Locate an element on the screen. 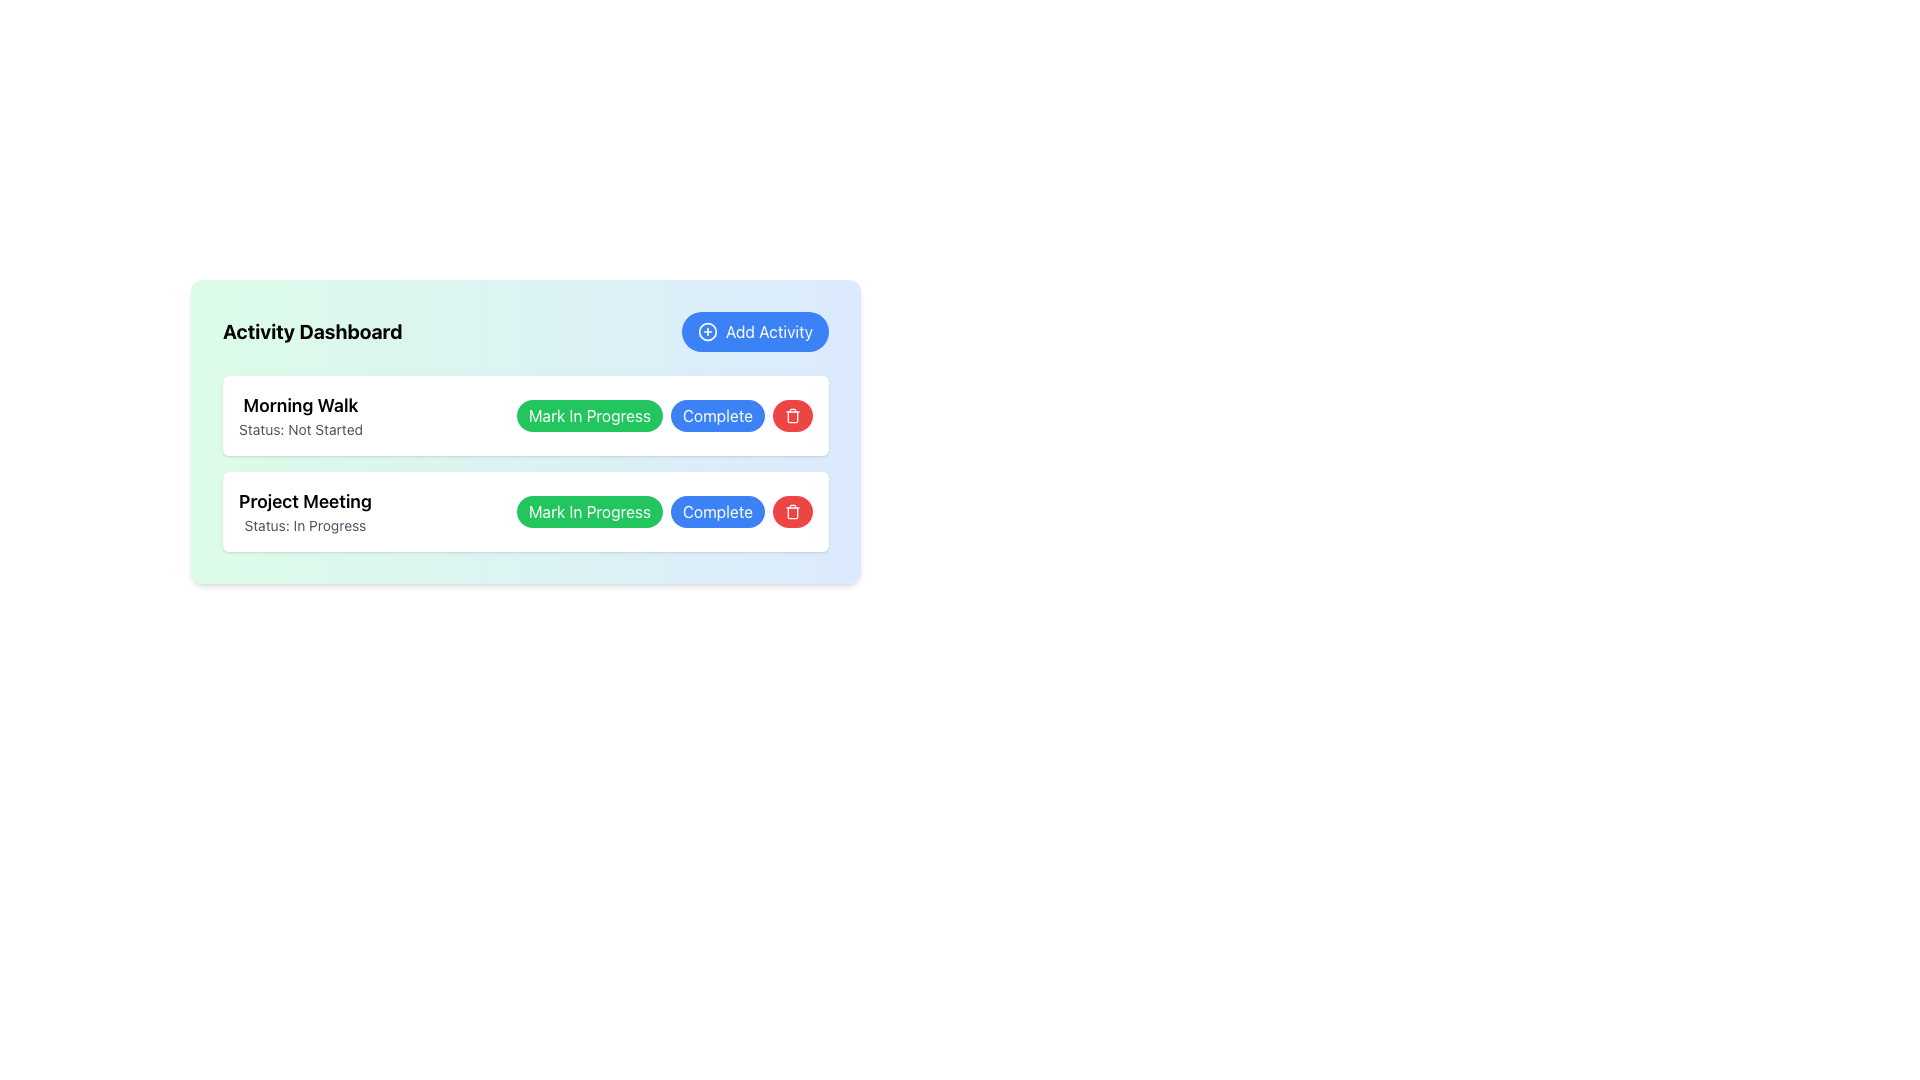 This screenshot has width=1920, height=1080. the rounded blue 'Complete' button with white text in the actions column of the 'Morning Walk' task row to change its shade is located at coordinates (717, 415).